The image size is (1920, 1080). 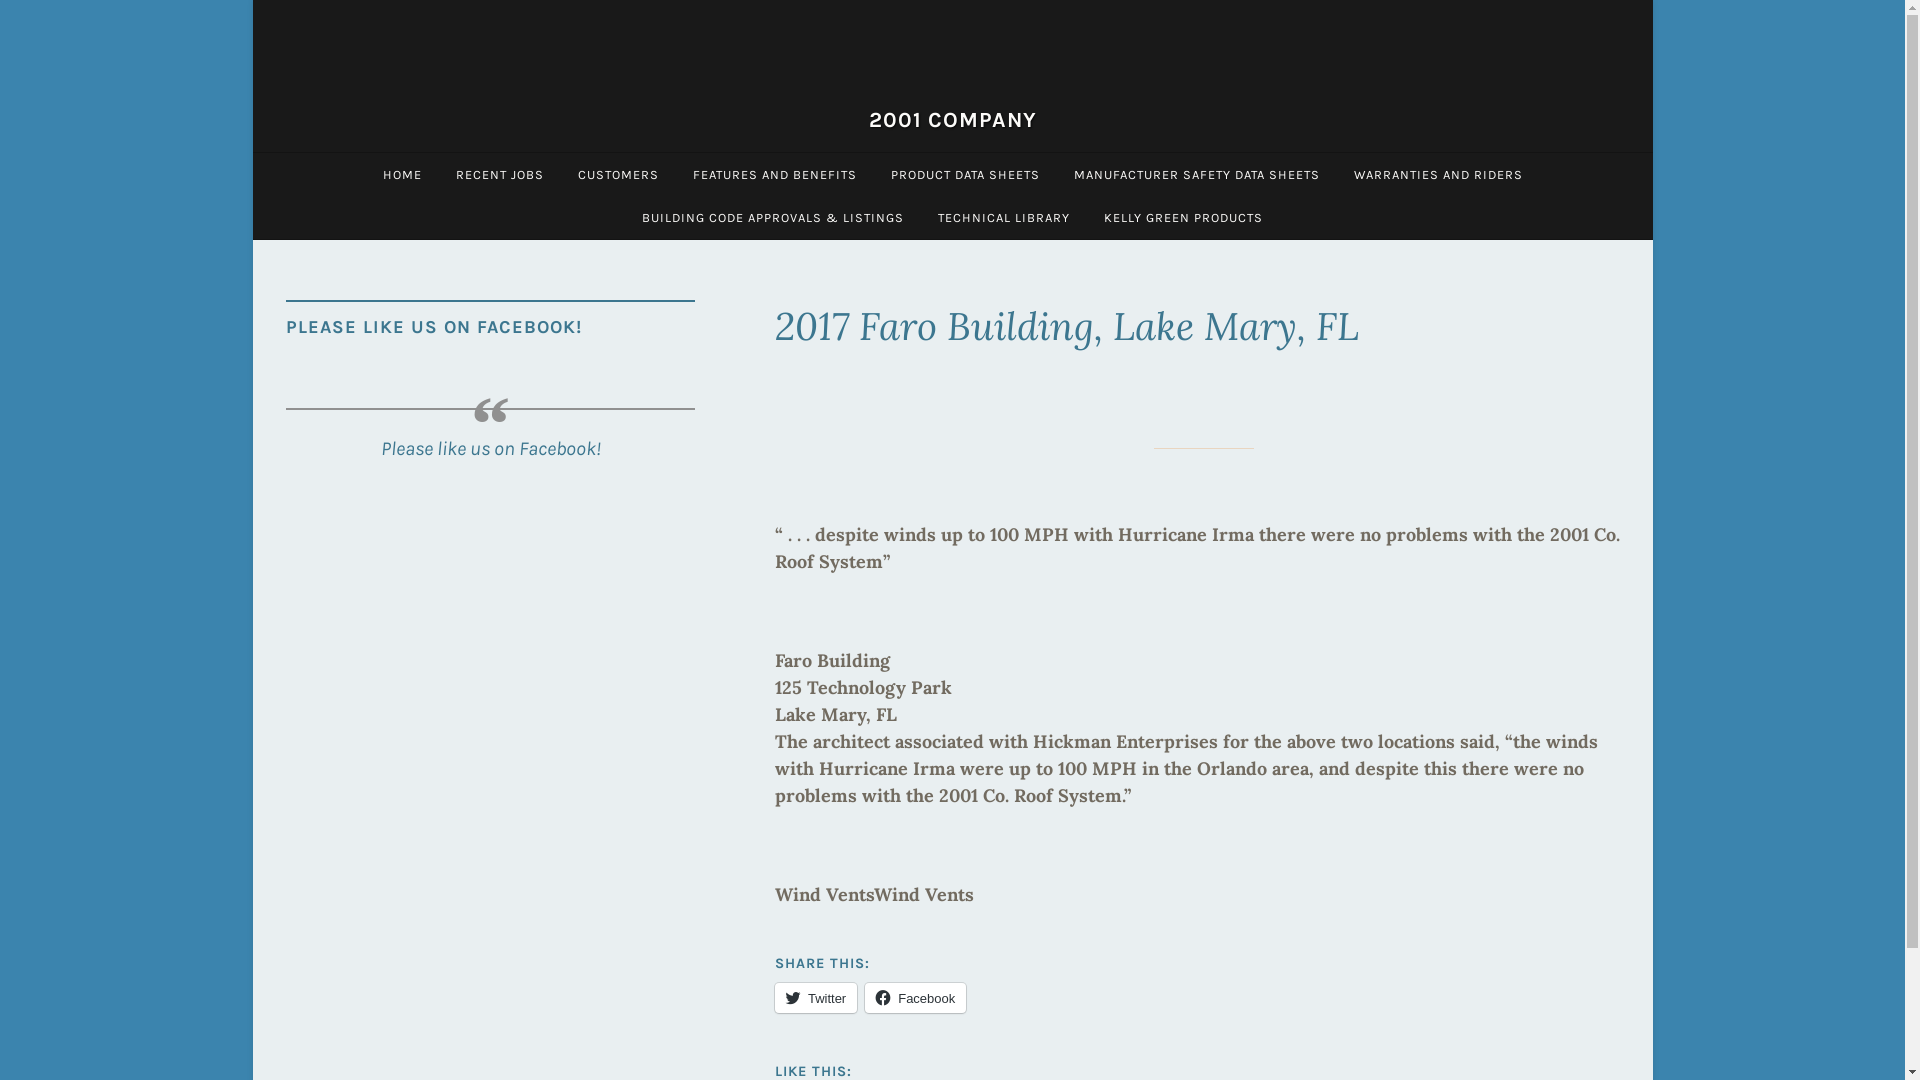 What do you see at coordinates (771, 217) in the screenshot?
I see `'BUILDING CODE APPROVALS & LISTINGS'` at bounding box center [771, 217].